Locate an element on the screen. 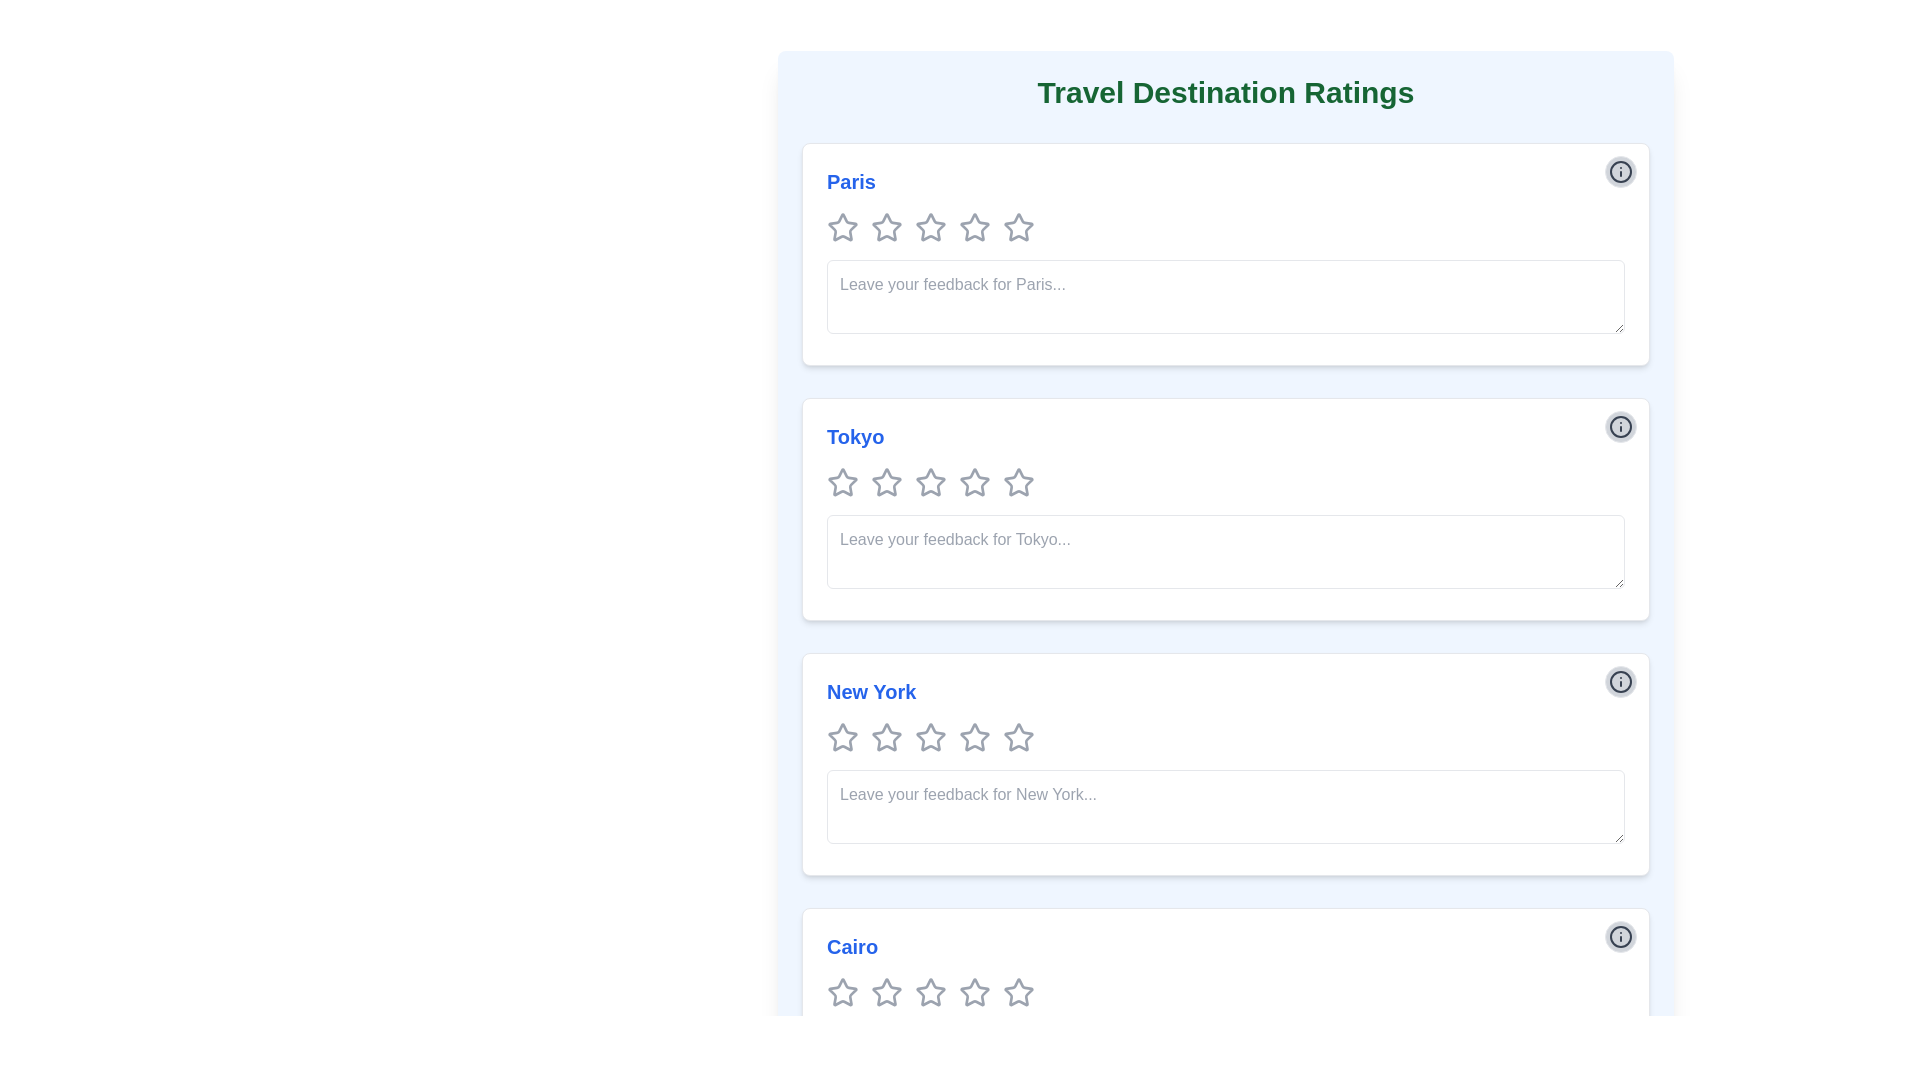 The width and height of the screenshot is (1920, 1080). the first rating star for the destination 'Cairo' to rate it is located at coordinates (843, 992).